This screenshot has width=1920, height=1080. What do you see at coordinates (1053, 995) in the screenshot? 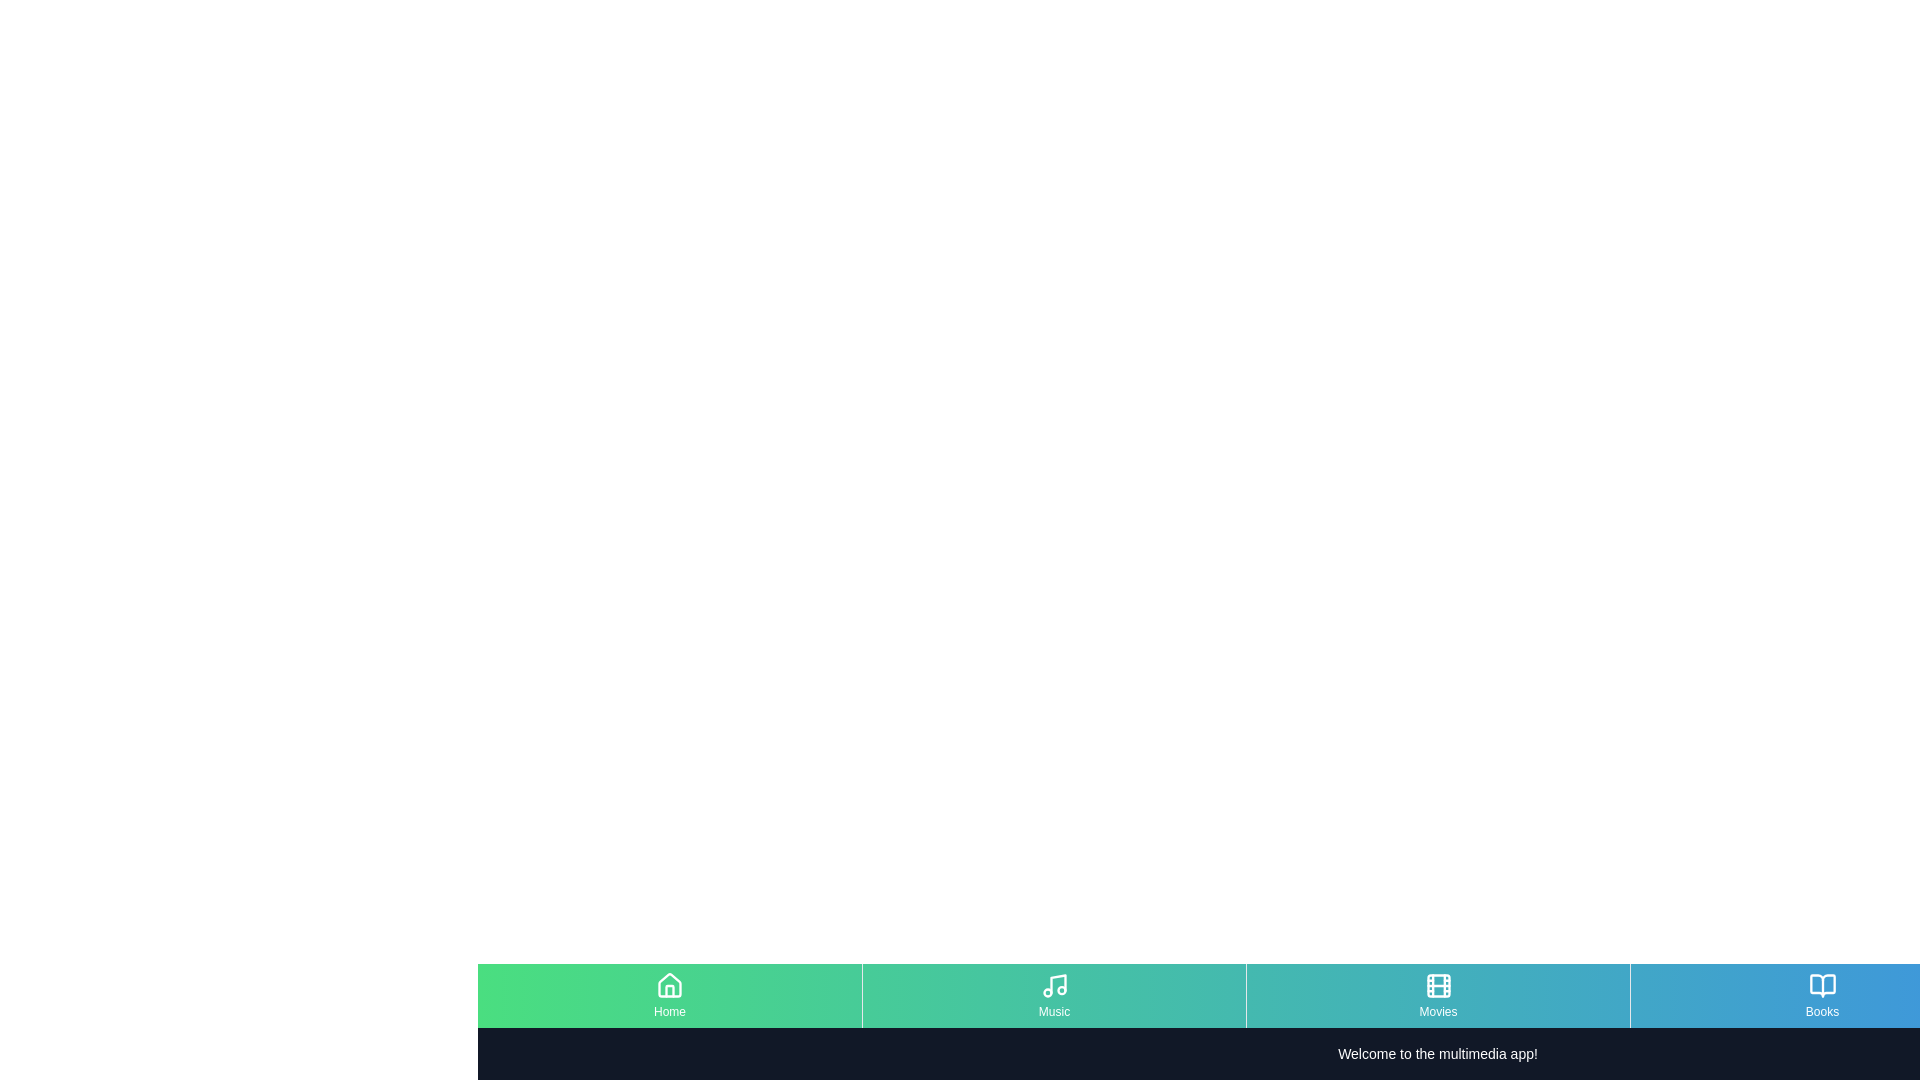
I see `the menu item Music to observe visual changes` at bounding box center [1053, 995].